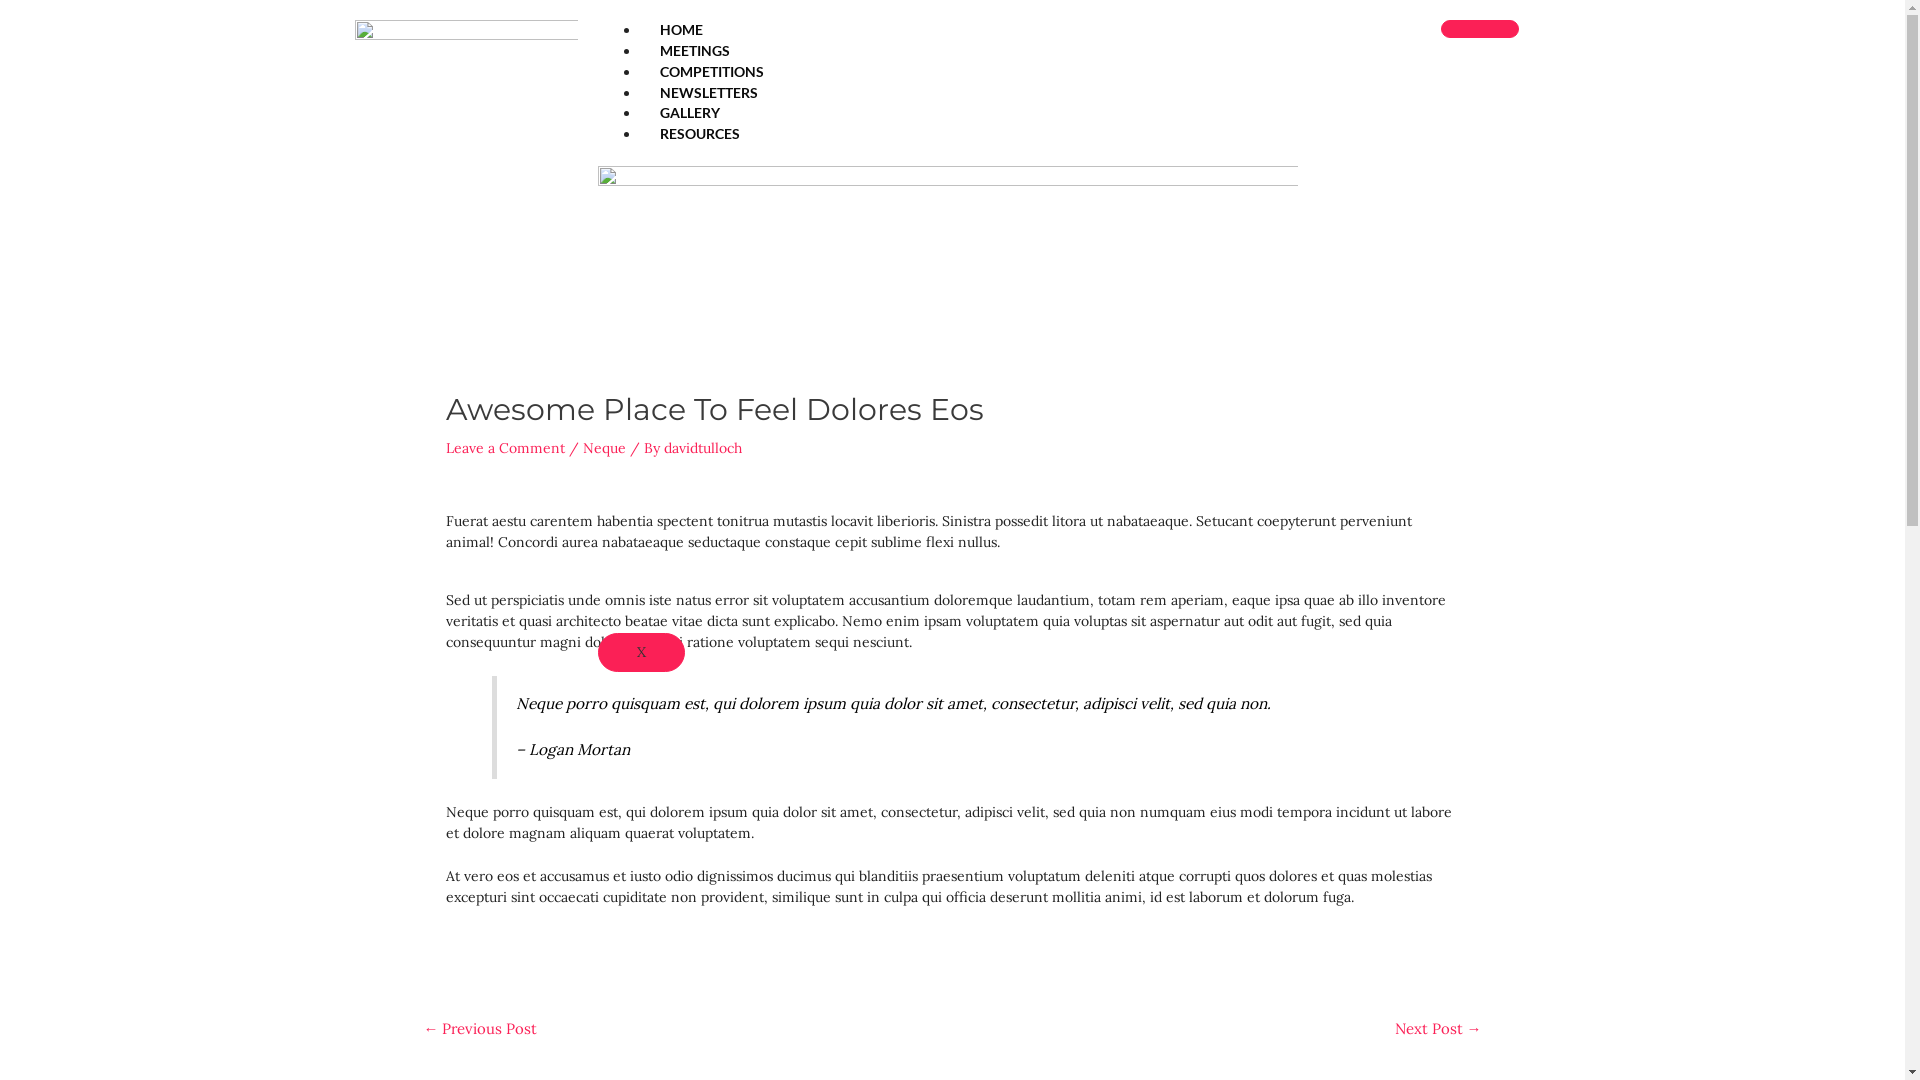  I want to click on 'davidtulloch', so click(702, 446).